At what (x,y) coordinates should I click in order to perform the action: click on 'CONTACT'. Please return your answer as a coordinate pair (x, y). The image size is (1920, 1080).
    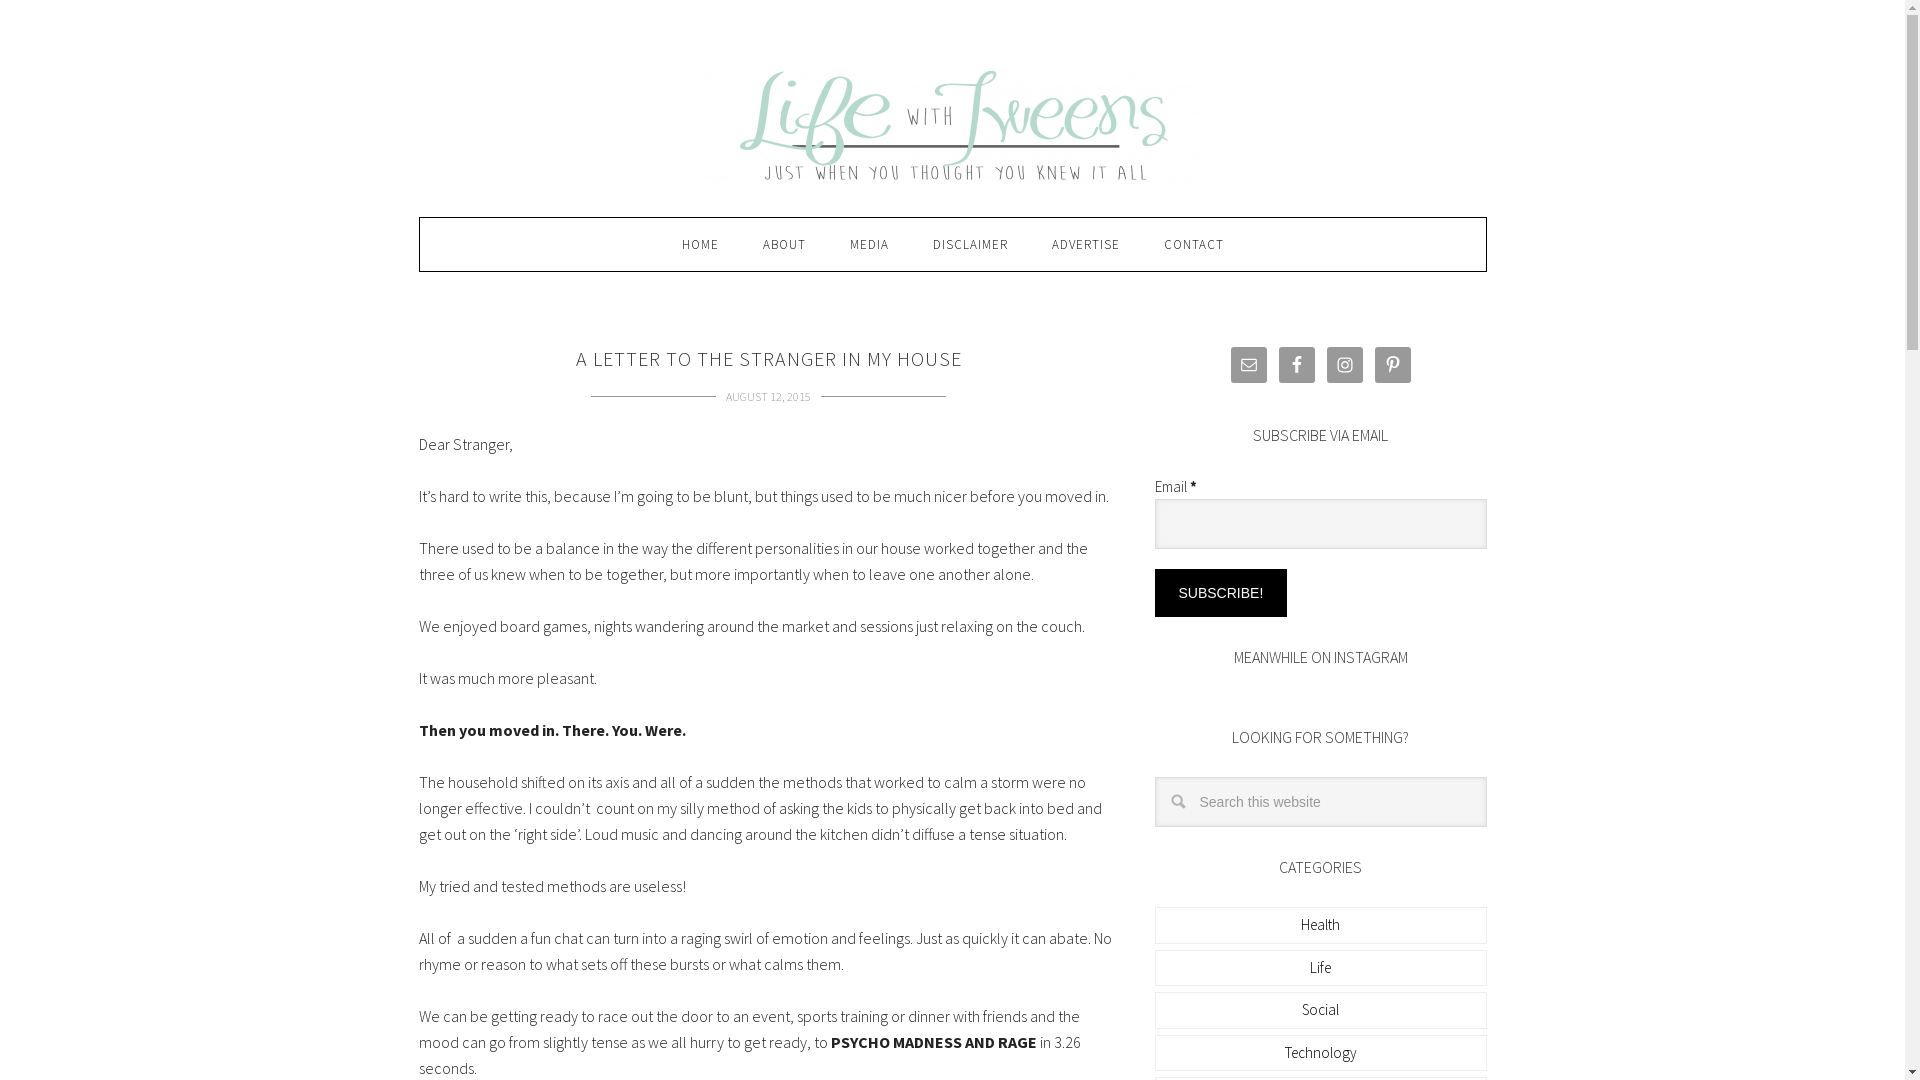
    Looking at the image, I should click on (1194, 243).